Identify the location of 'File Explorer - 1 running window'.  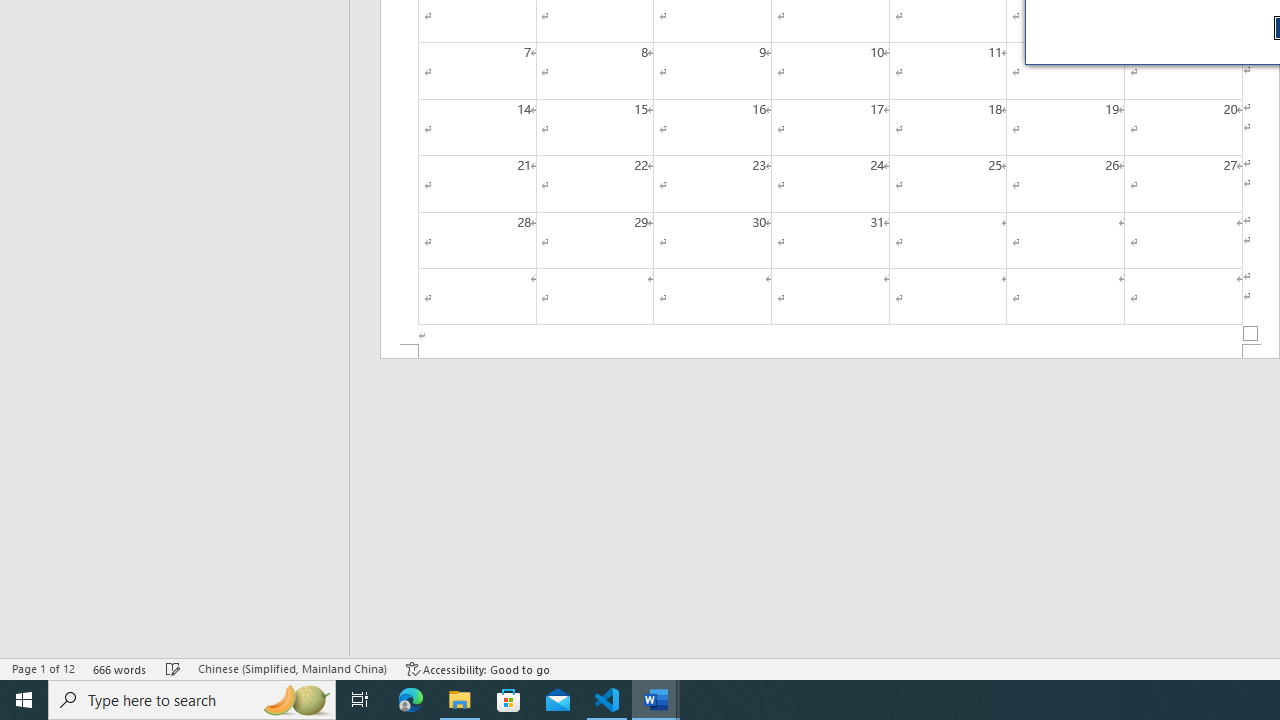
(459, 698).